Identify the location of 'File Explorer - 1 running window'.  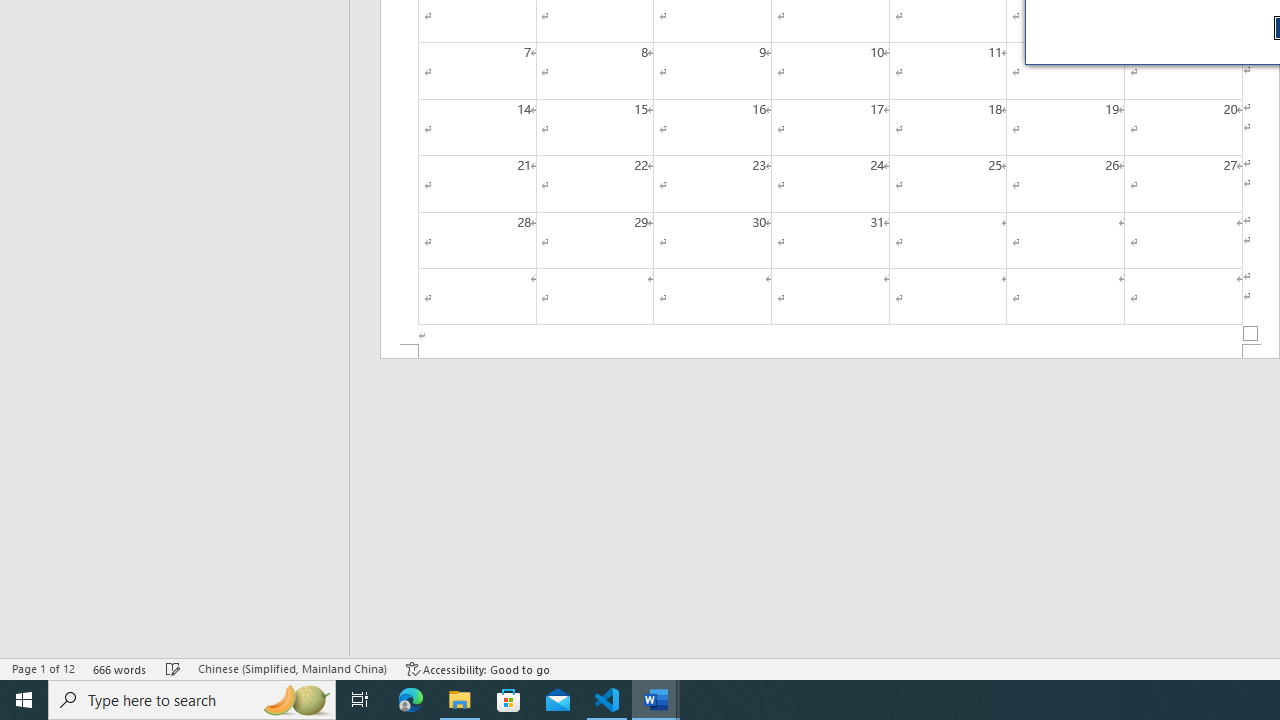
(459, 698).